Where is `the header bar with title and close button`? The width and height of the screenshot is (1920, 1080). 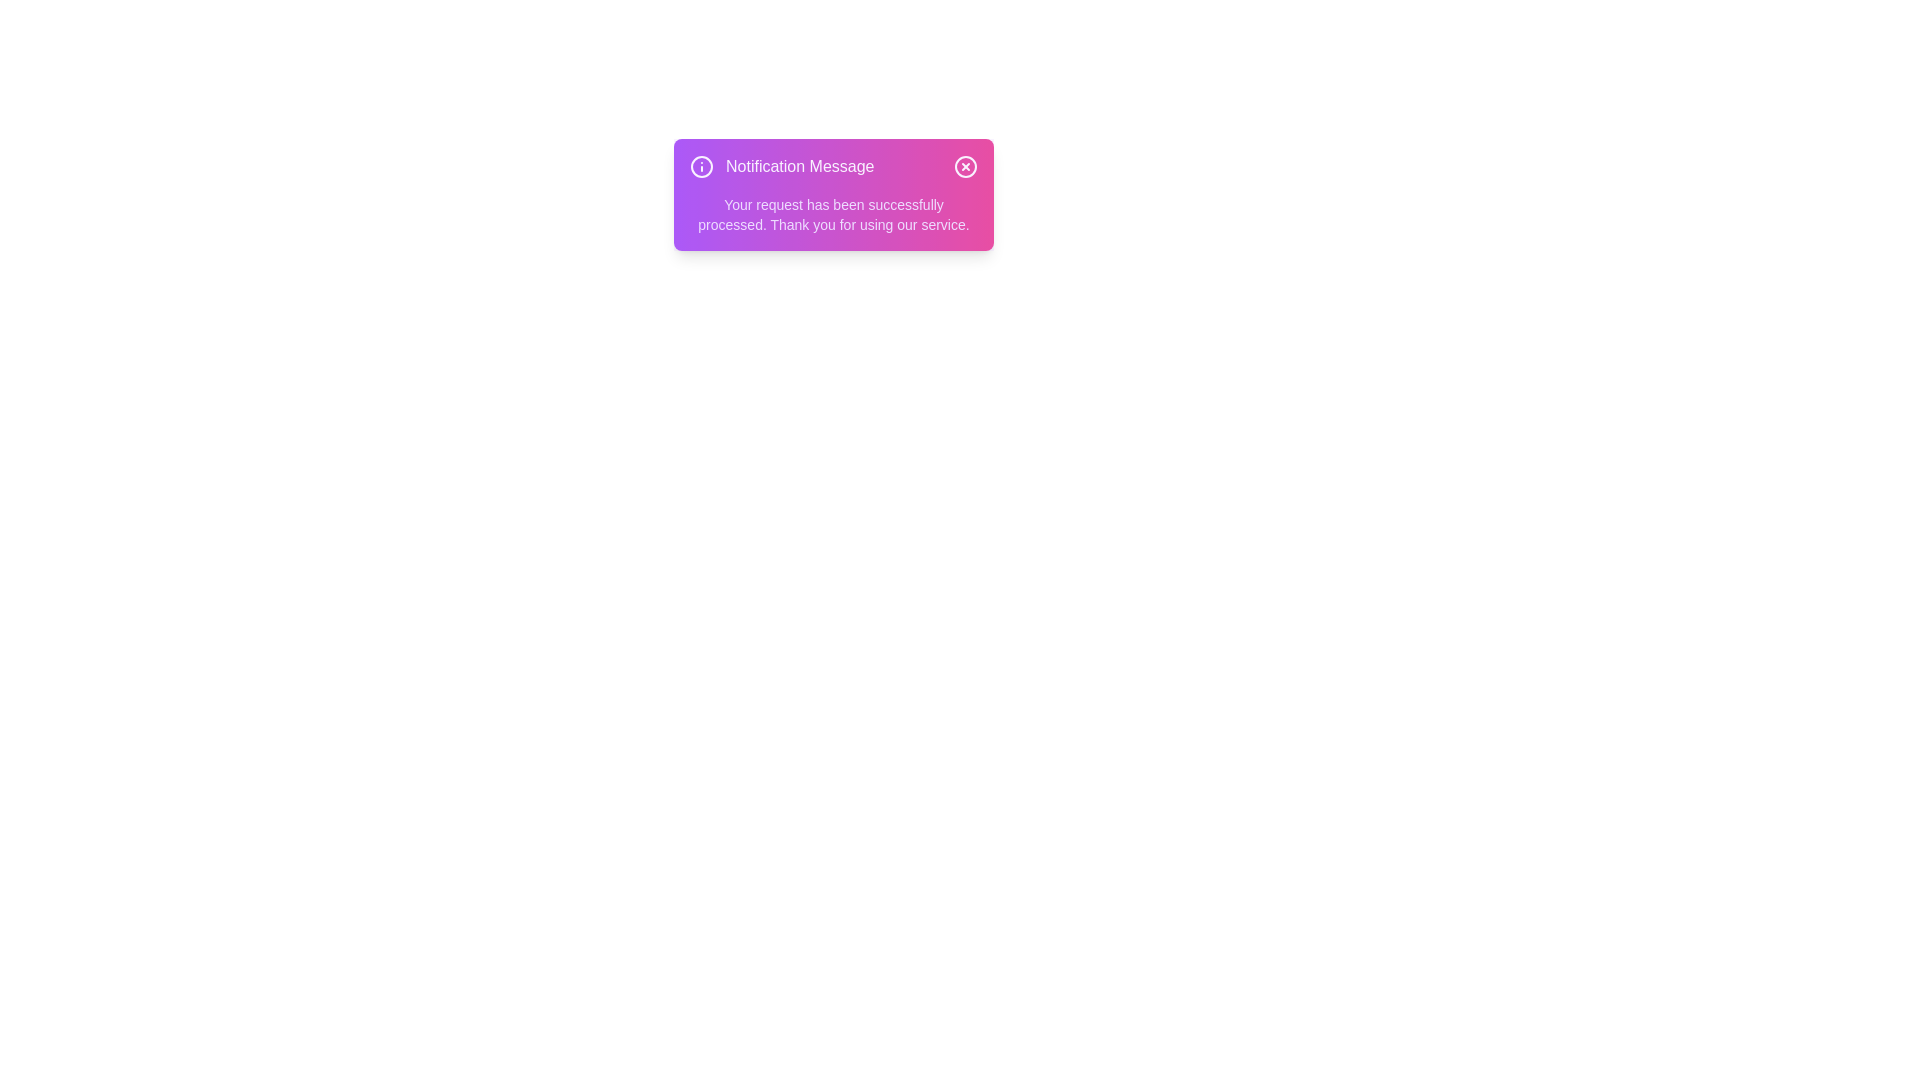 the header bar with title and close button is located at coordinates (834, 165).